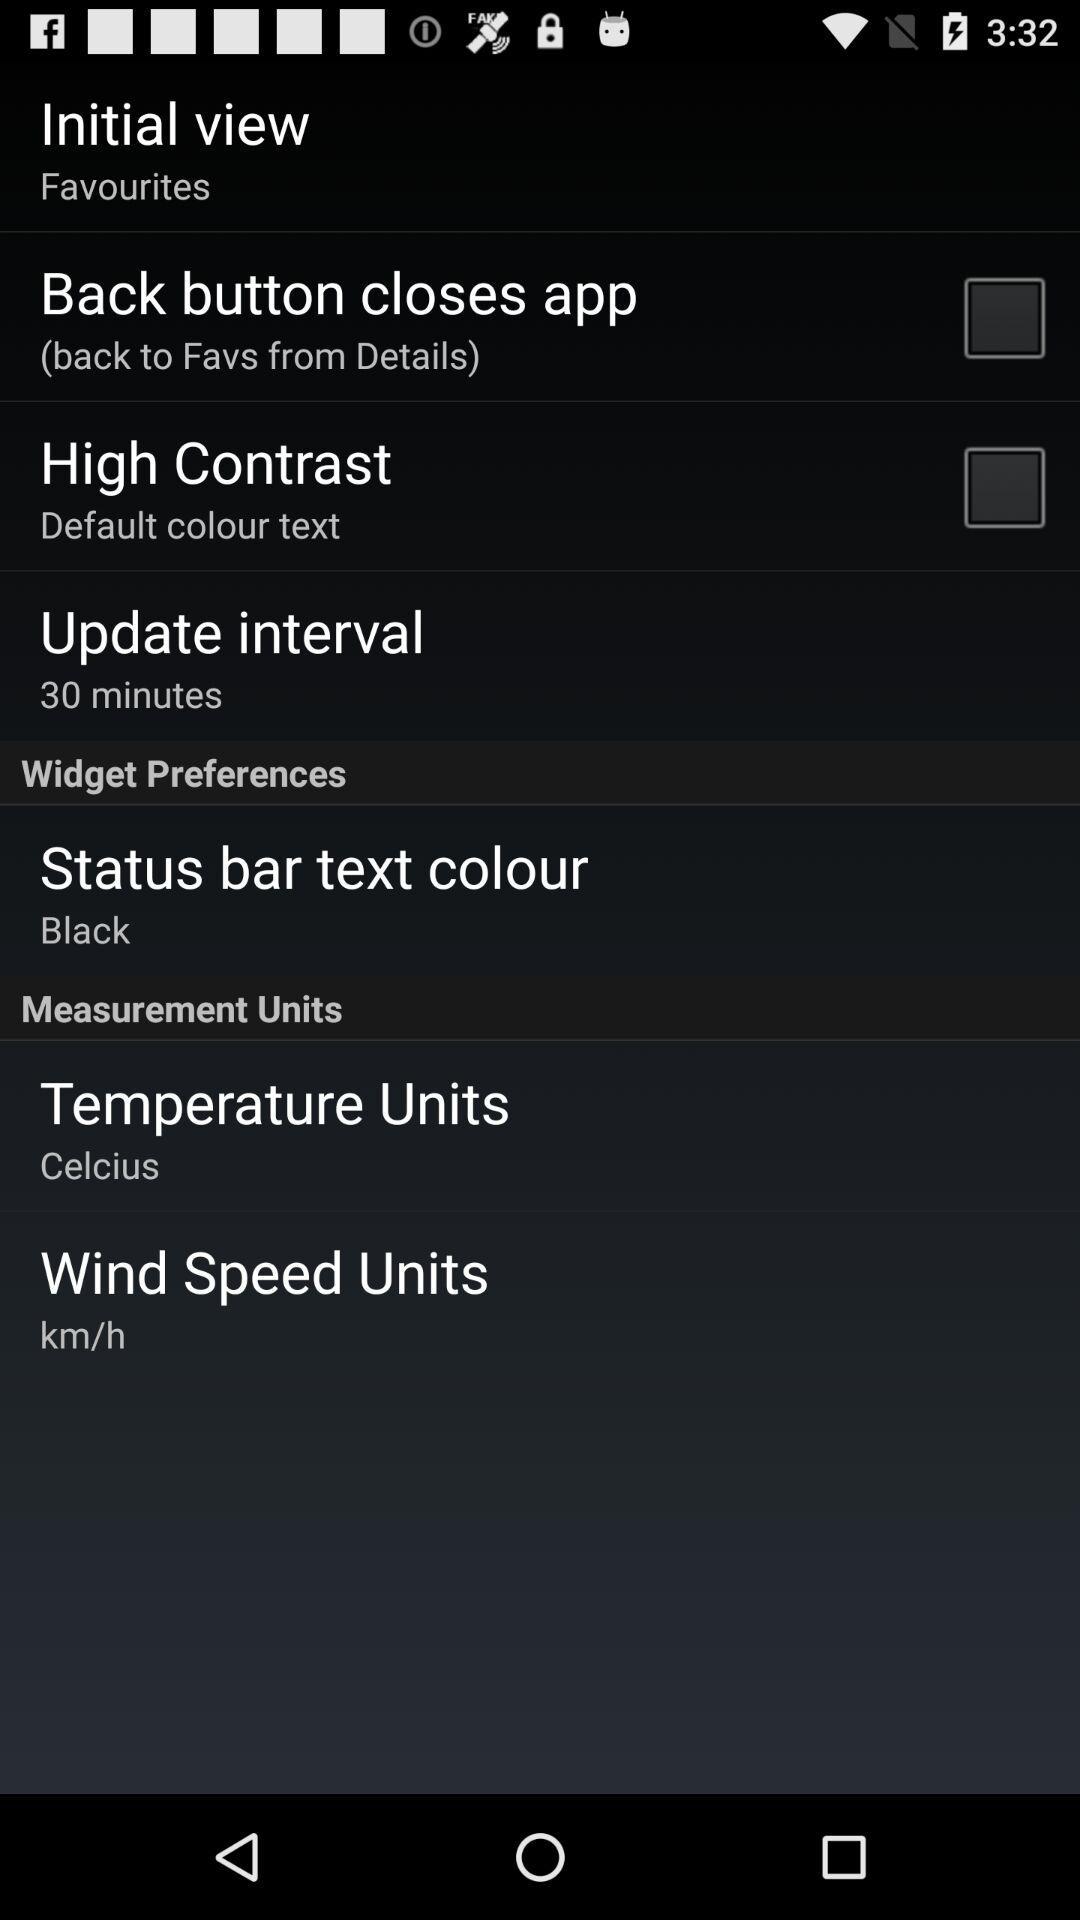 This screenshot has height=1920, width=1080. Describe the element at coordinates (259, 354) in the screenshot. I see `the back to favs icon` at that location.